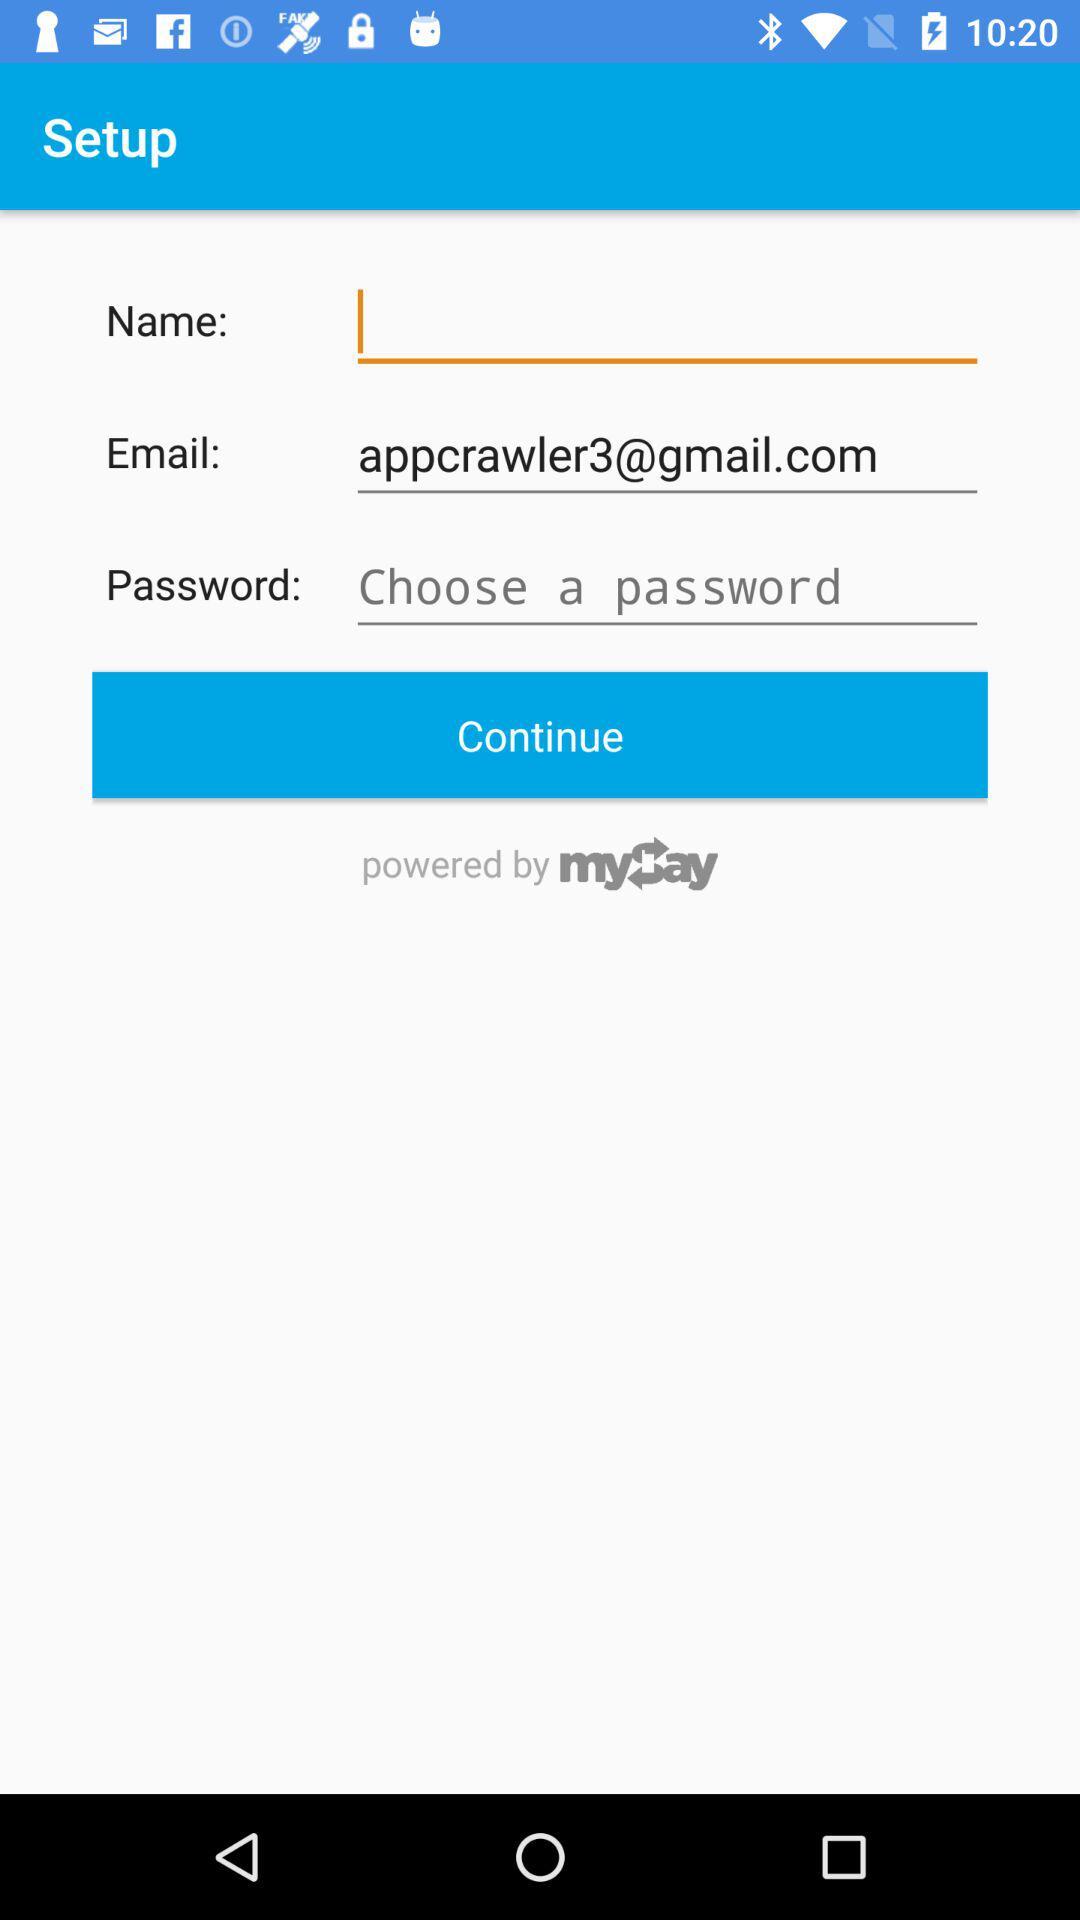 This screenshot has width=1080, height=1920. What do you see at coordinates (667, 585) in the screenshot?
I see `the icon next to password:` at bounding box center [667, 585].